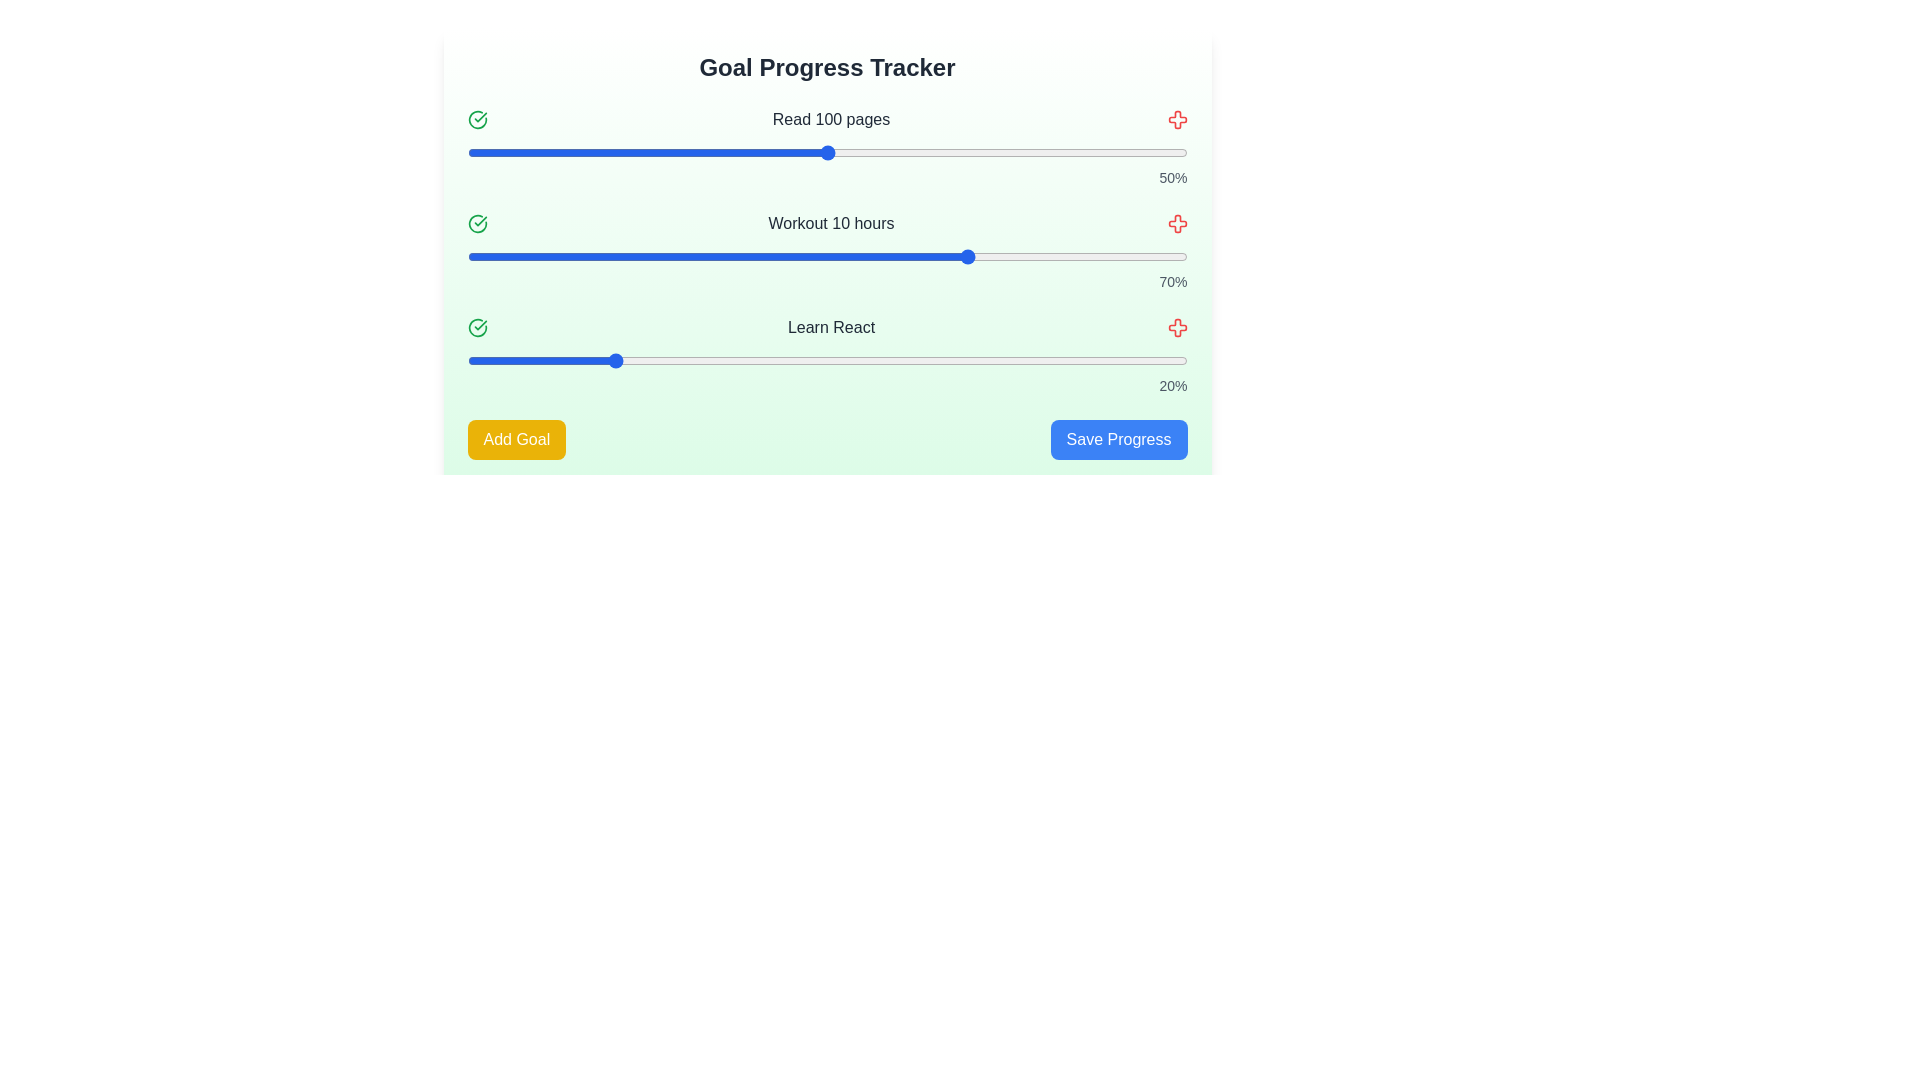 The height and width of the screenshot is (1080, 1920). I want to click on the red cross icon next to the goal titled 'Learn React' to remove it, so click(1177, 326).